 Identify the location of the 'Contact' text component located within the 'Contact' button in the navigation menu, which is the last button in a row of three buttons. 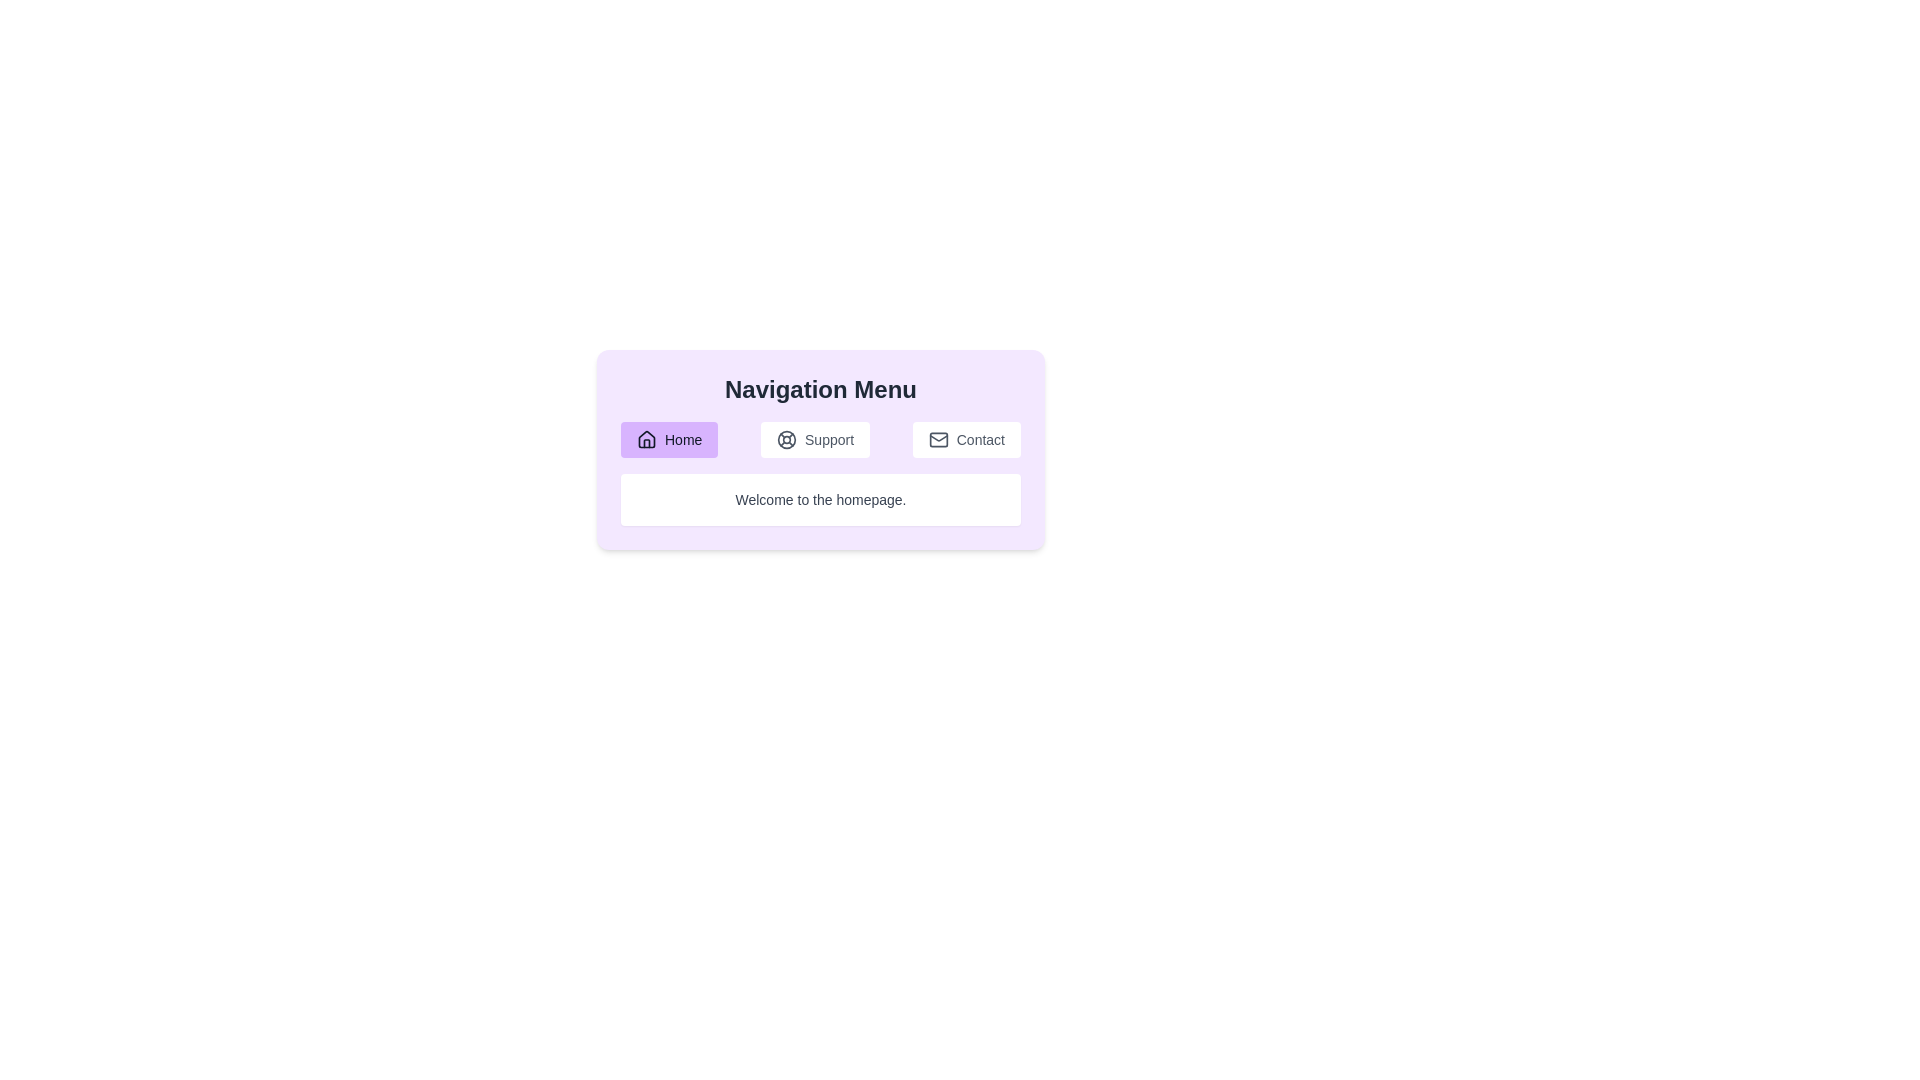
(980, 438).